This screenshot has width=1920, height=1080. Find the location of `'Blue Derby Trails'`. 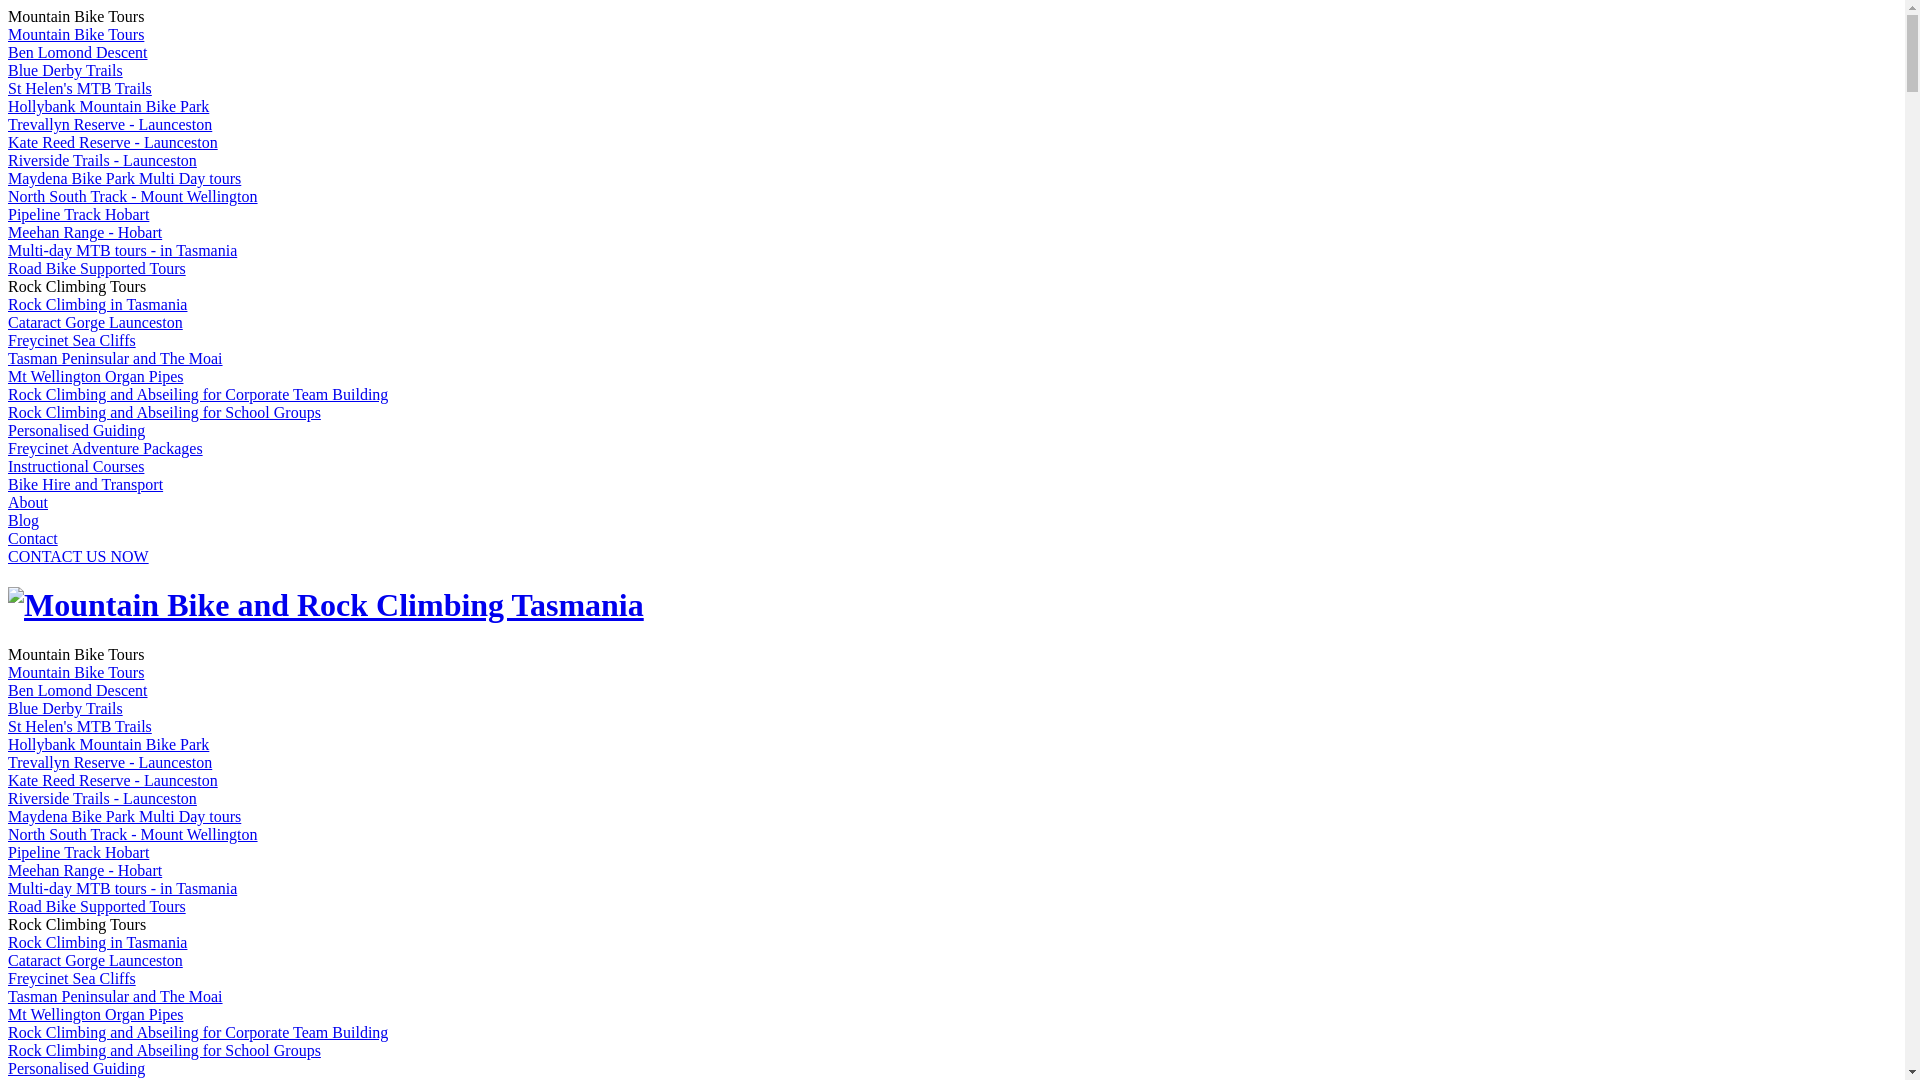

'Blue Derby Trails' is located at coordinates (65, 69).